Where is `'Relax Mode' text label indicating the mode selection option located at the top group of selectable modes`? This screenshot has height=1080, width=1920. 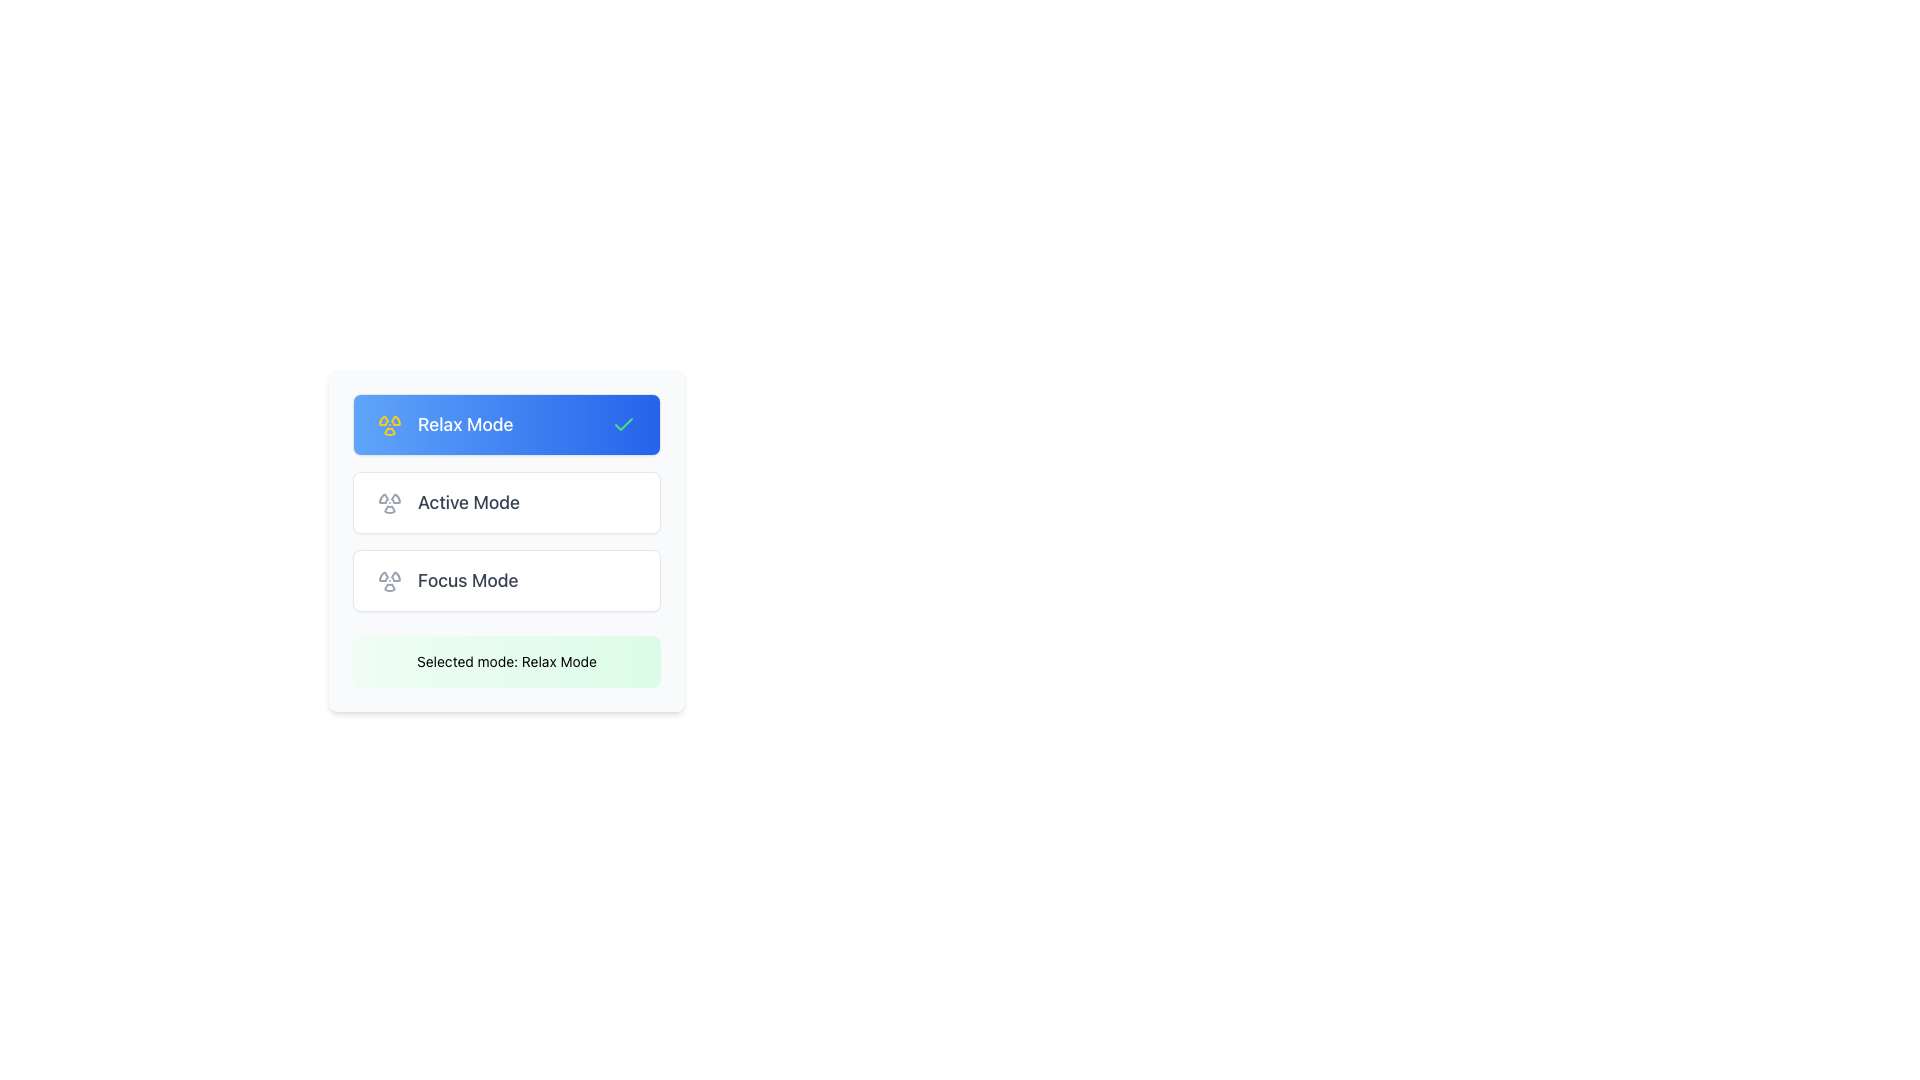
'Relax Mode' text label indicating the mode selection option located at the top group of selectable modes is located at coordinates (464, 423).